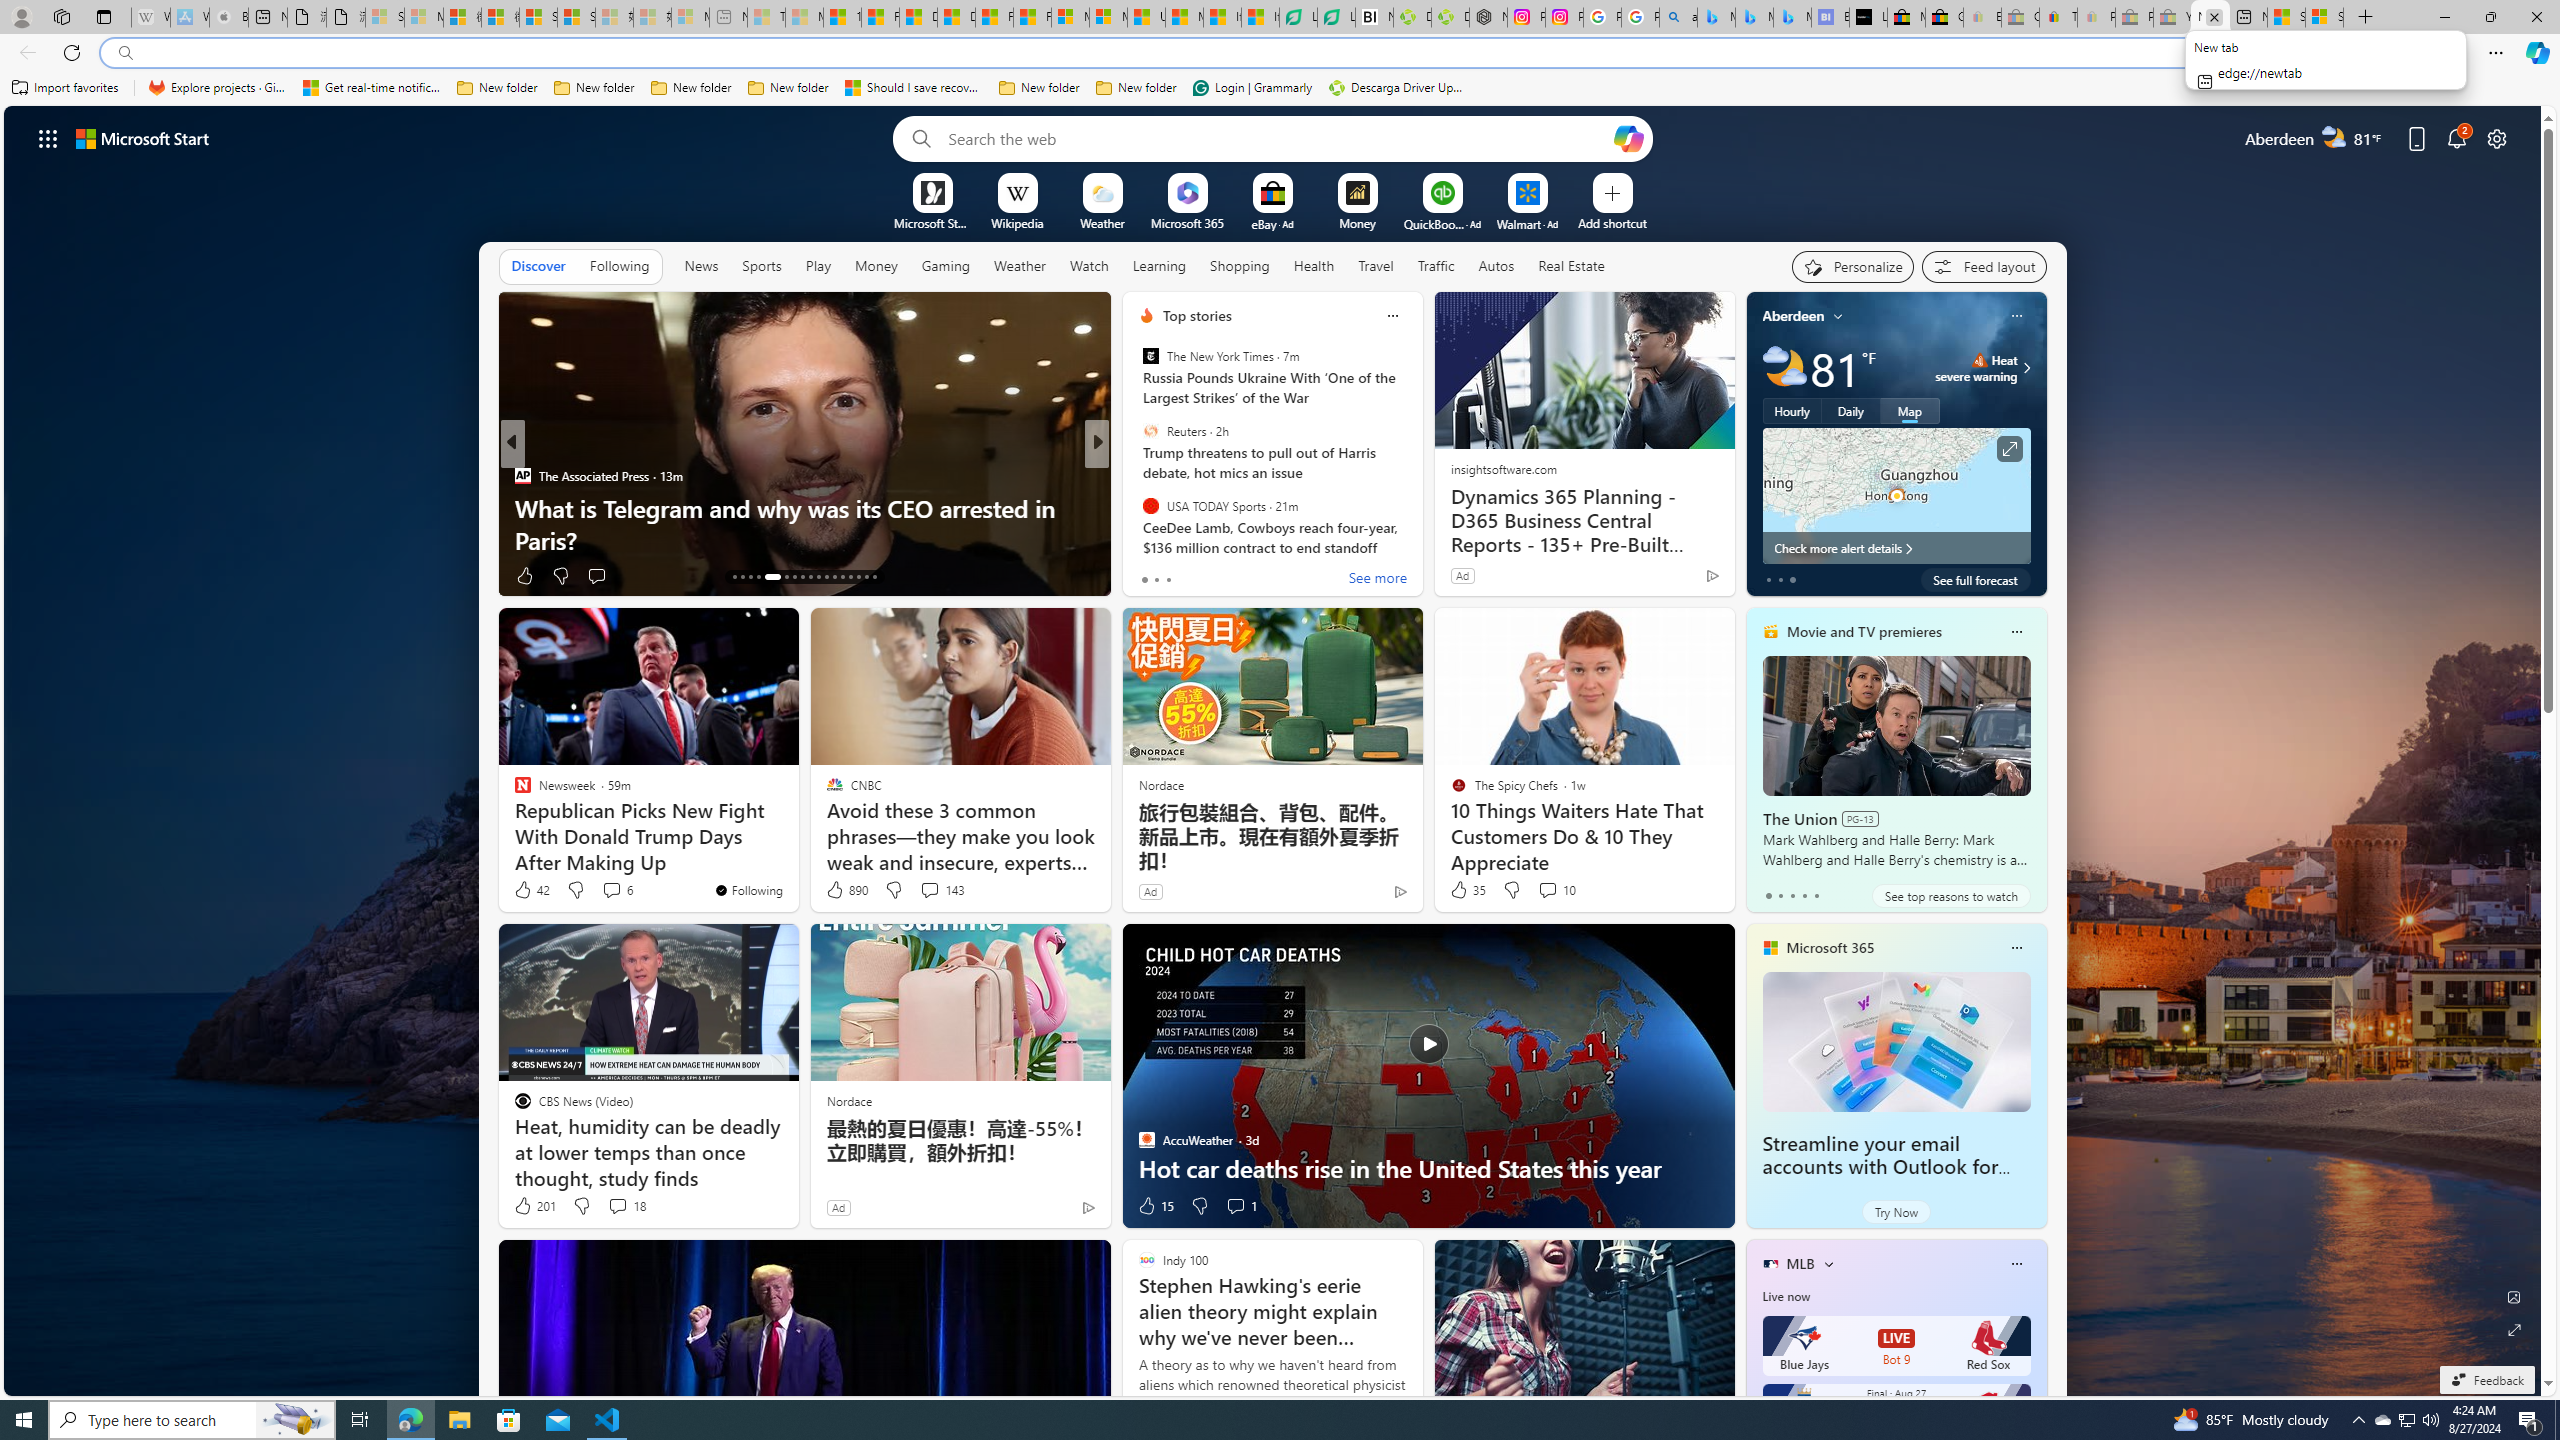  What do you see at coordinates (615, 888) in the screenshot?
I see `'View comments 6 Comment'` at bounding box center [615, 888].